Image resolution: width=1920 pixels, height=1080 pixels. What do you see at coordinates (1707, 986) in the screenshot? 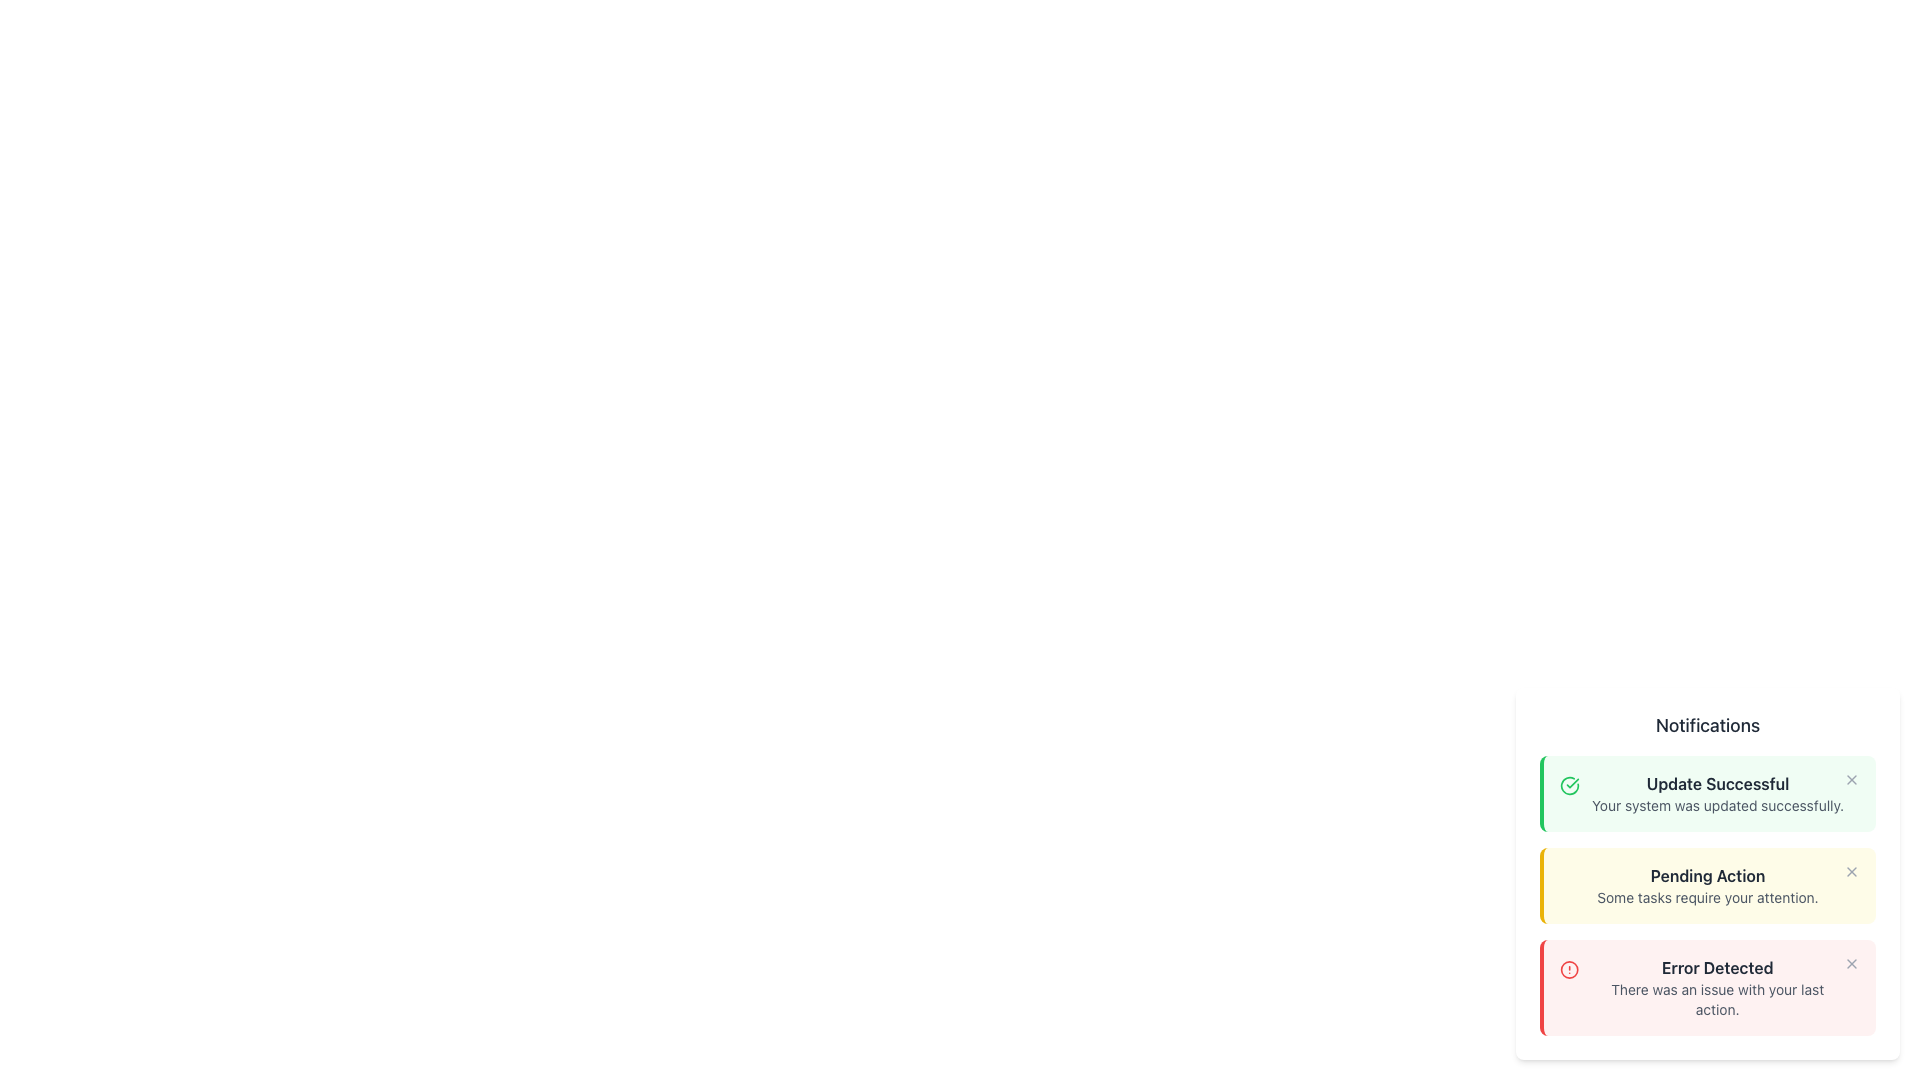
I see `the content of the notification card displaying 'Error Detected' with a red border and light red background, located at the bottom-right of the interface` at bounding box center [1707, 986].